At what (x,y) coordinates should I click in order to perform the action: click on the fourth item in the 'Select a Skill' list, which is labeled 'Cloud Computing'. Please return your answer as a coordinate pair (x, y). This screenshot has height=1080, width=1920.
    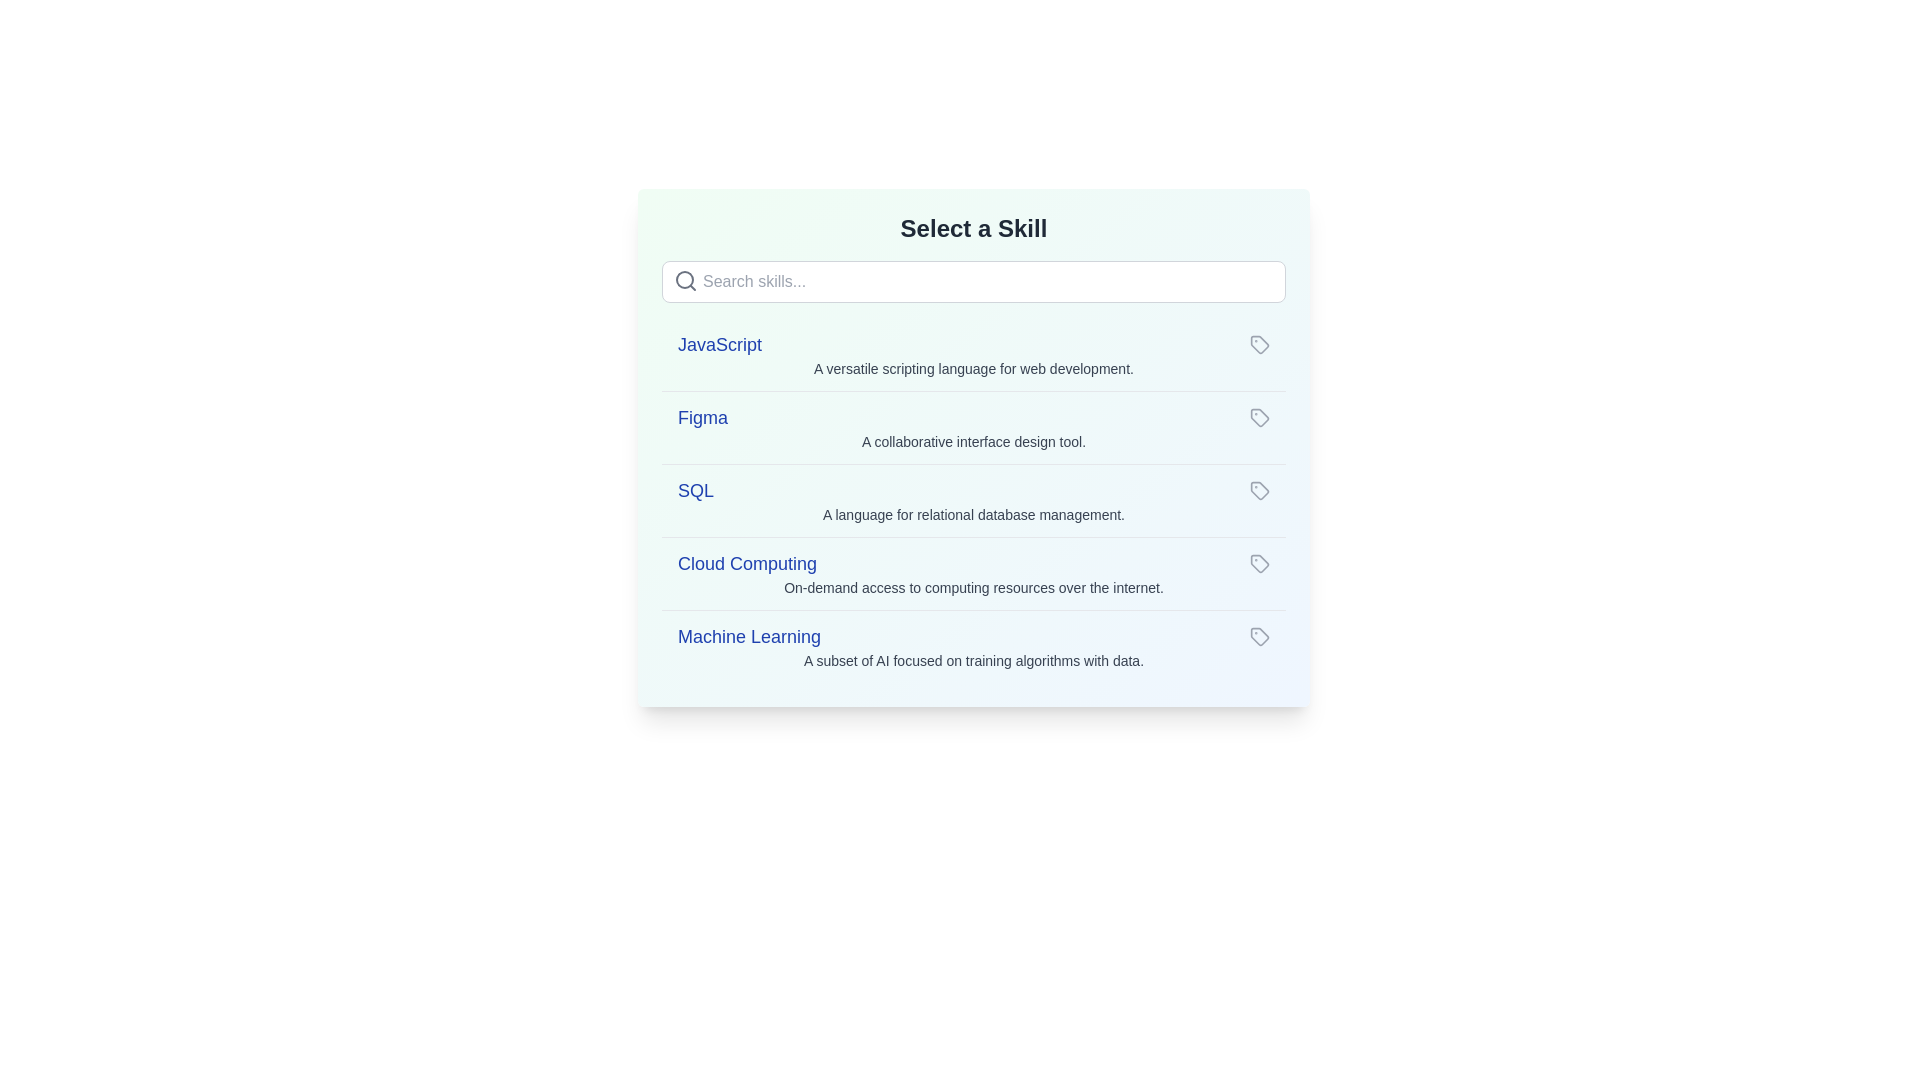
    Looking at the image, I should click on (974, 563).